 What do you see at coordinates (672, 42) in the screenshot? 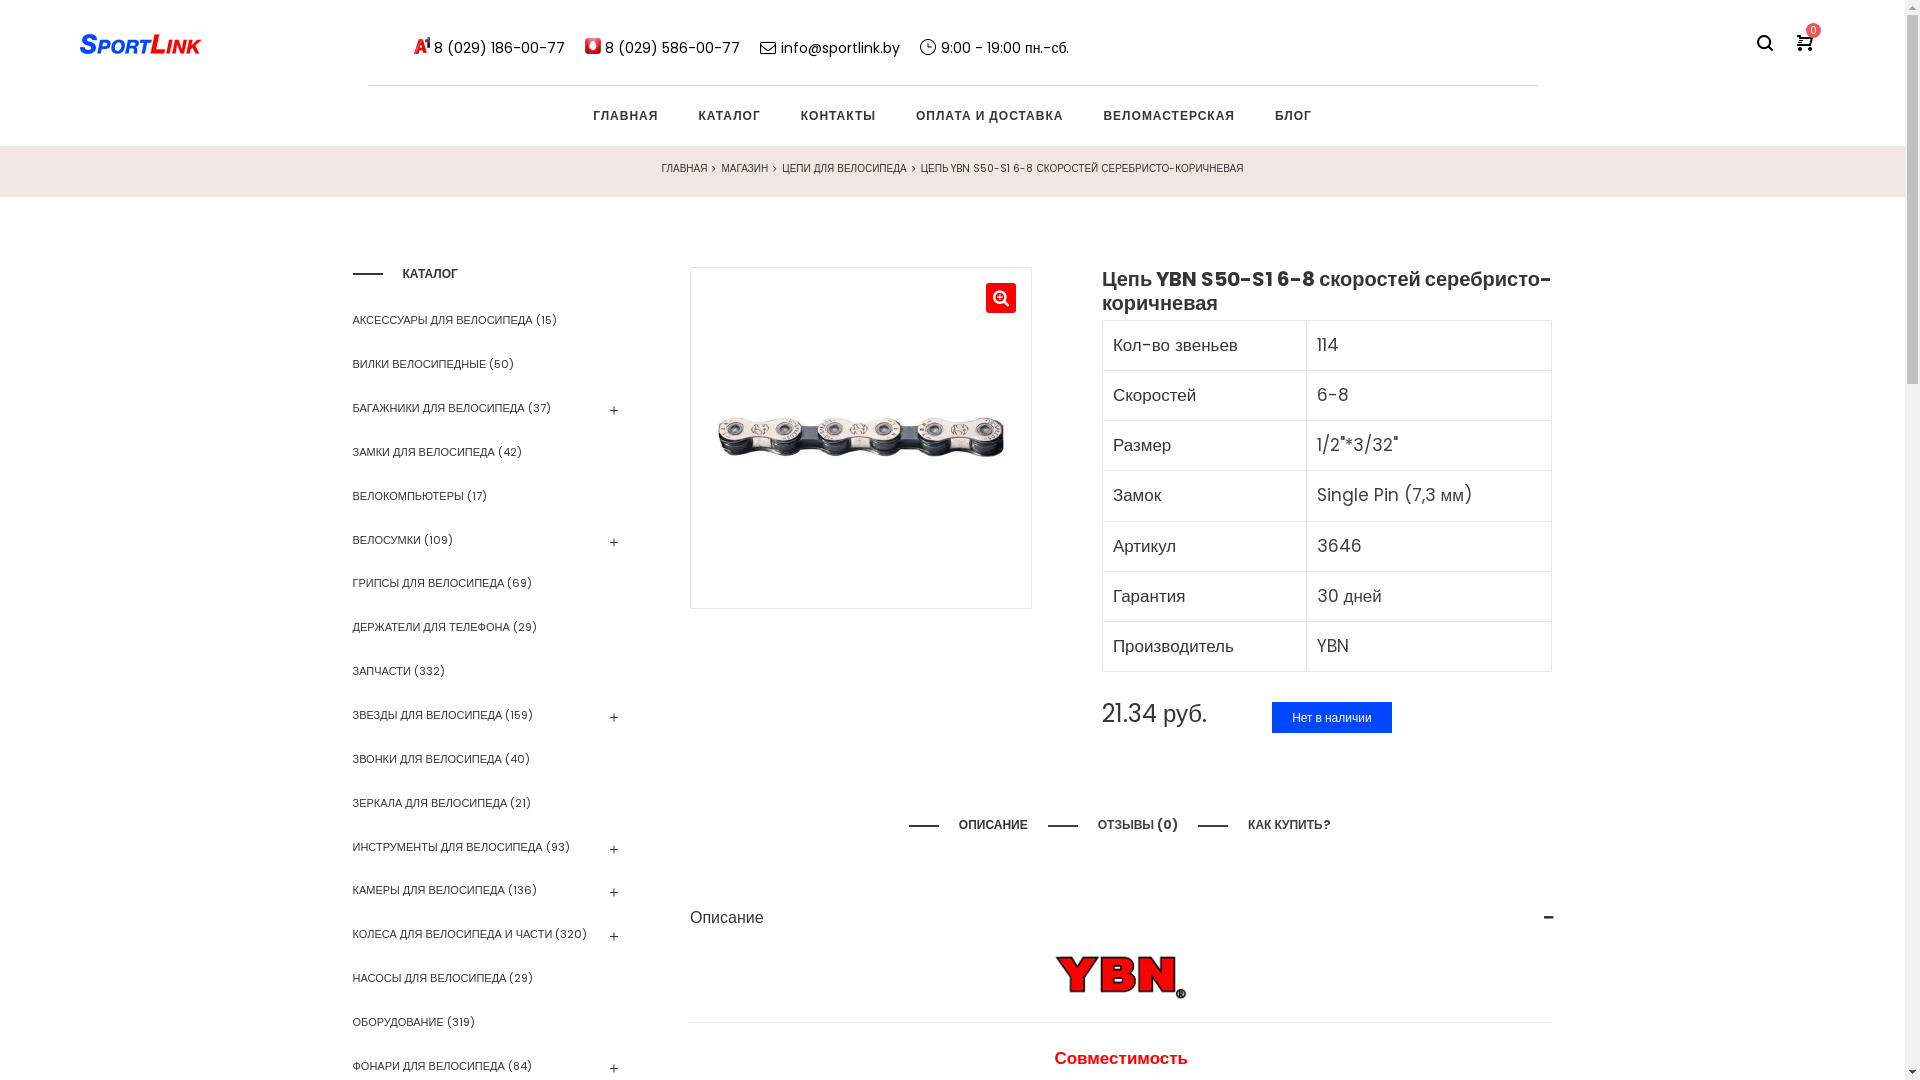
I see `'8 (029) 586-00-77'` at bounding box center [672, 42].